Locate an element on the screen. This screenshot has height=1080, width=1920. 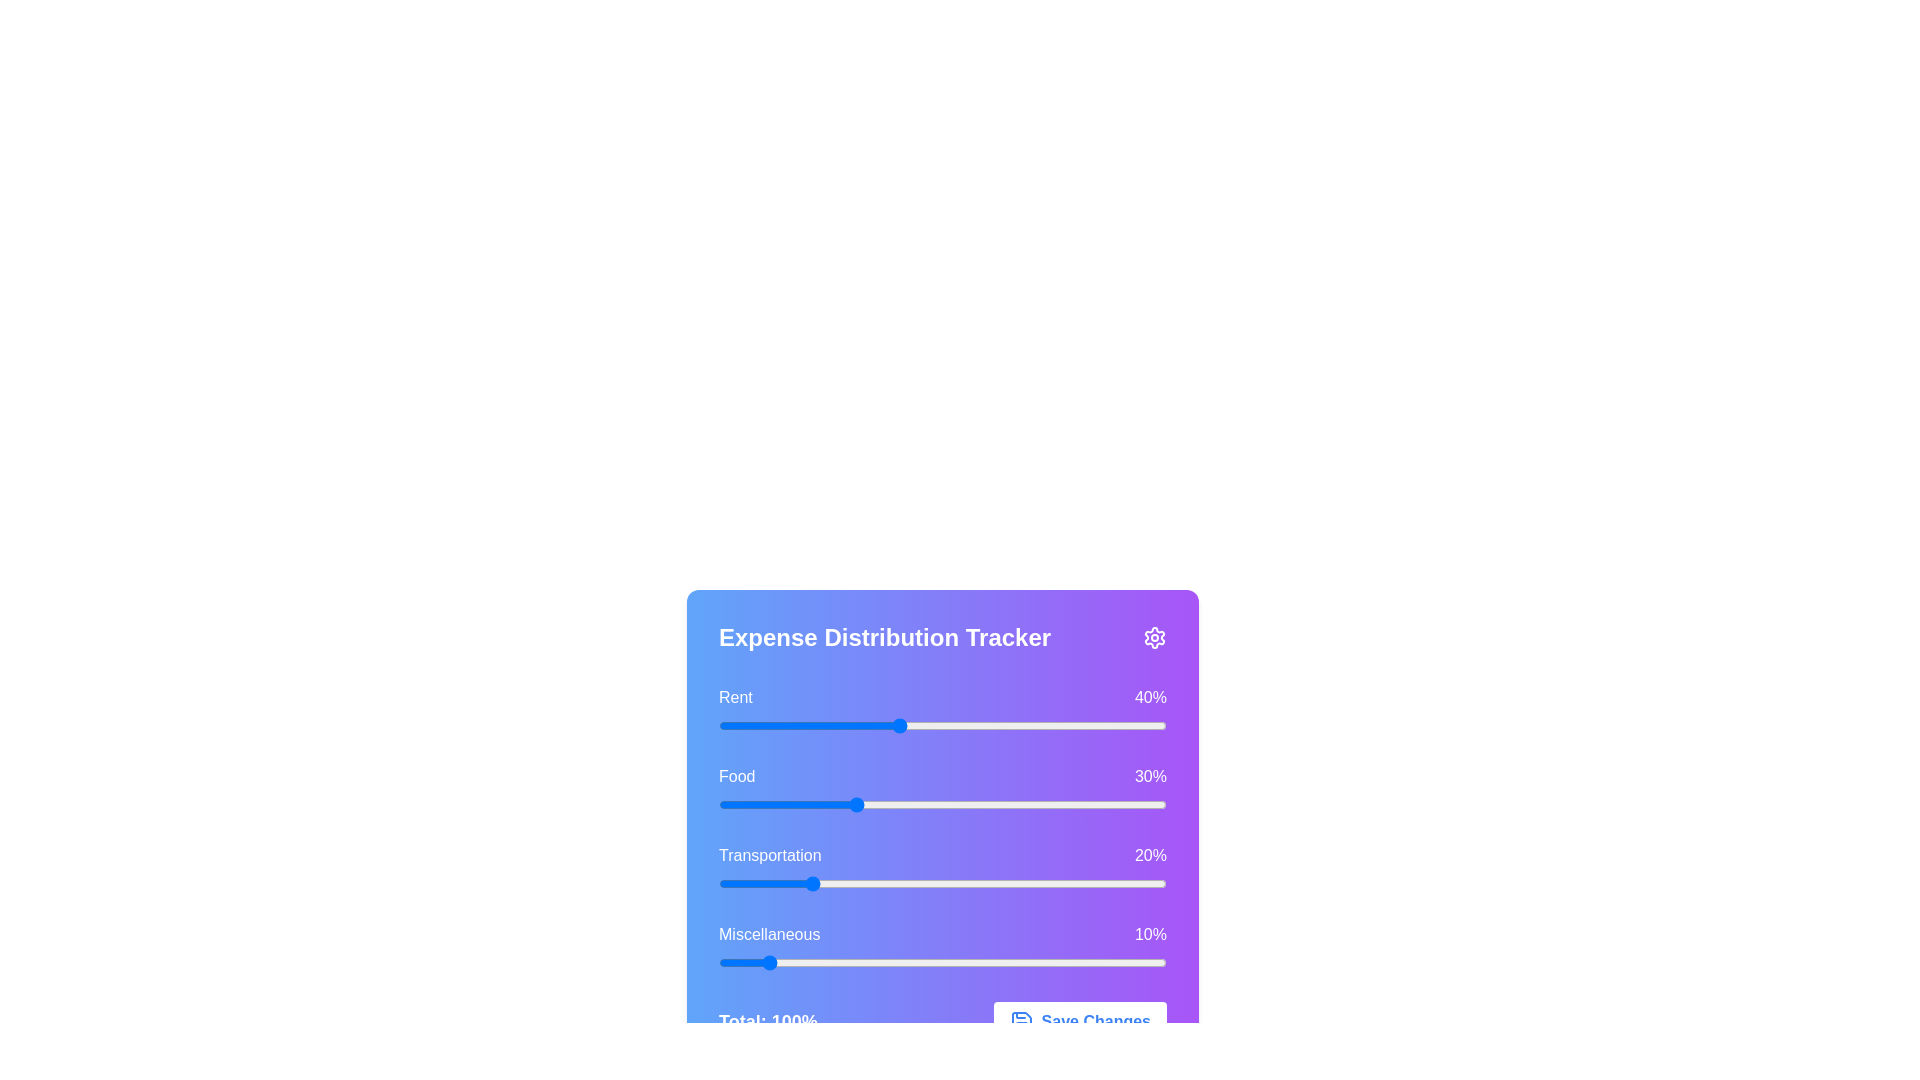
the 'Food' slider is located at coordinates (1040, 804).